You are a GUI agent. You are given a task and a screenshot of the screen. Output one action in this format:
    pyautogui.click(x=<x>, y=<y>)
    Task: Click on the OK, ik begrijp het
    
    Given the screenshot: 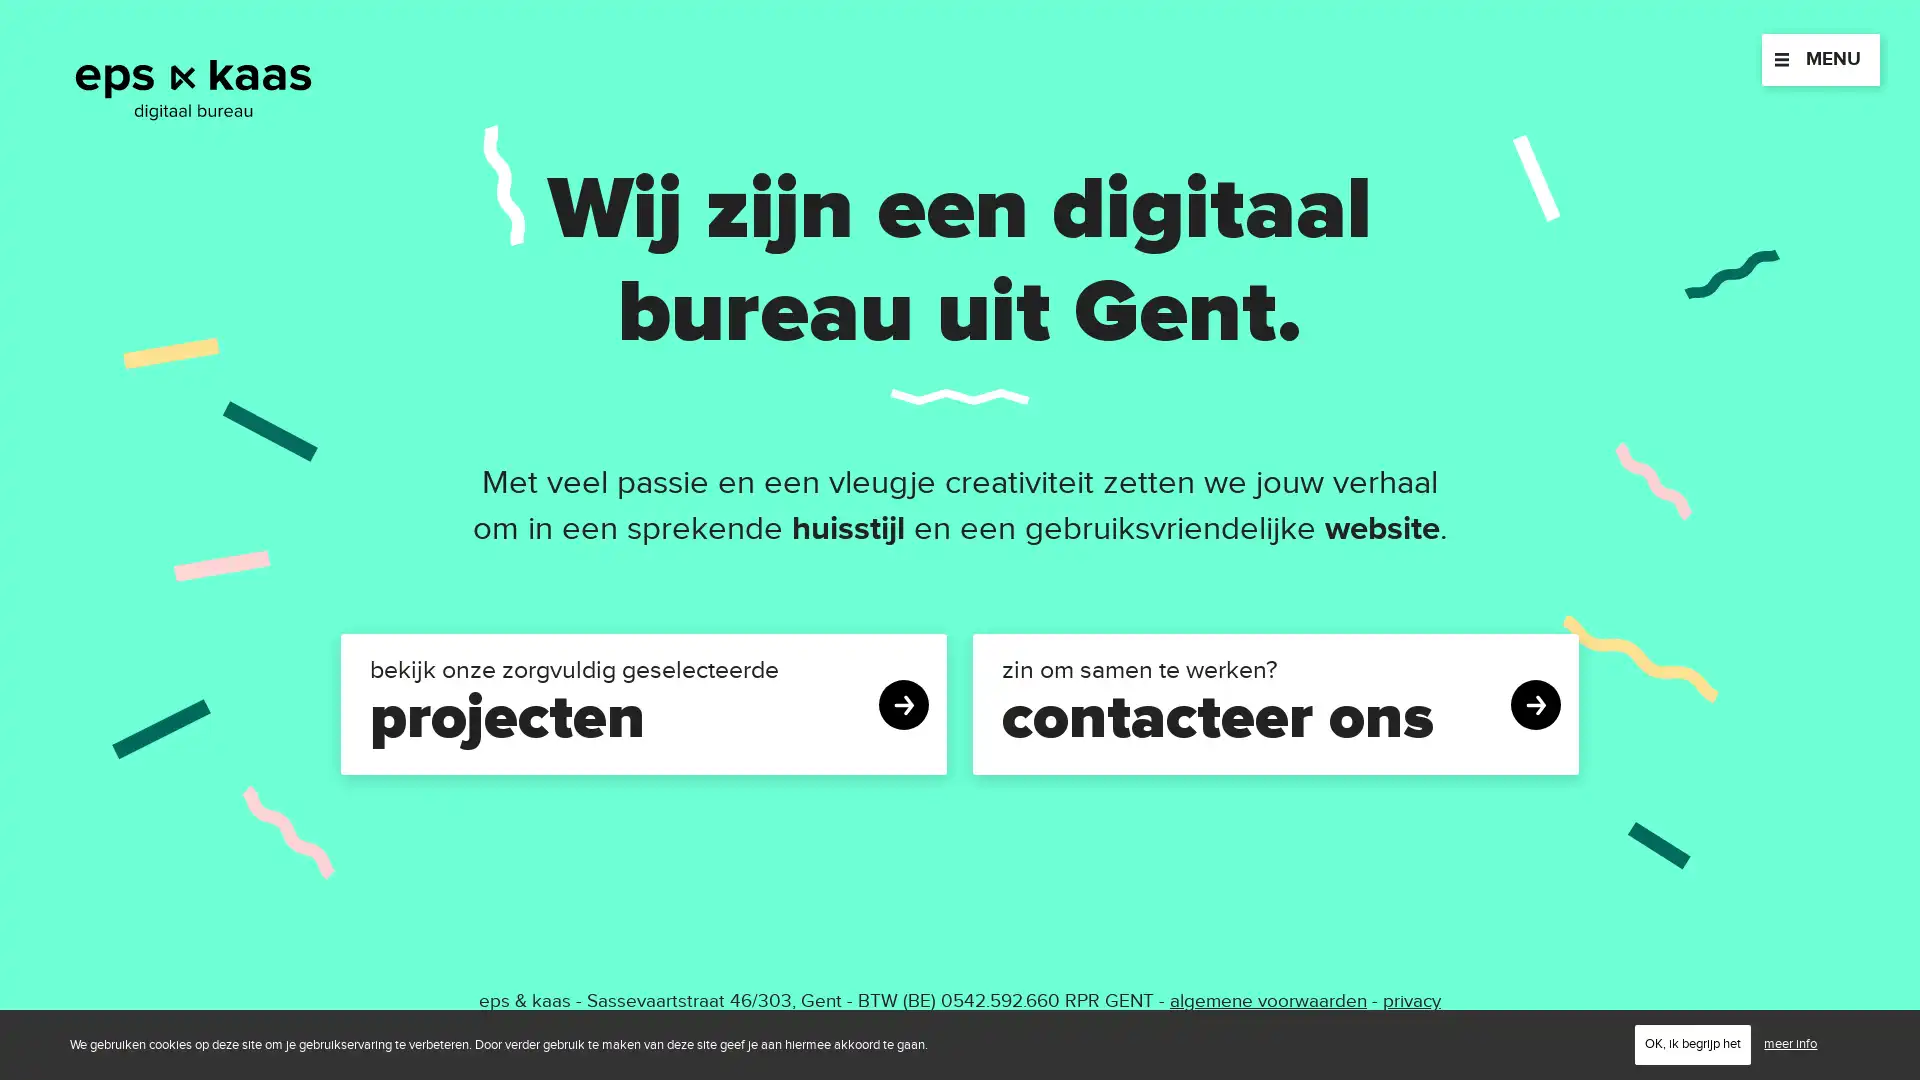 What is the action you would take?
    pyautogui.click(x=1692, y=1043)
    